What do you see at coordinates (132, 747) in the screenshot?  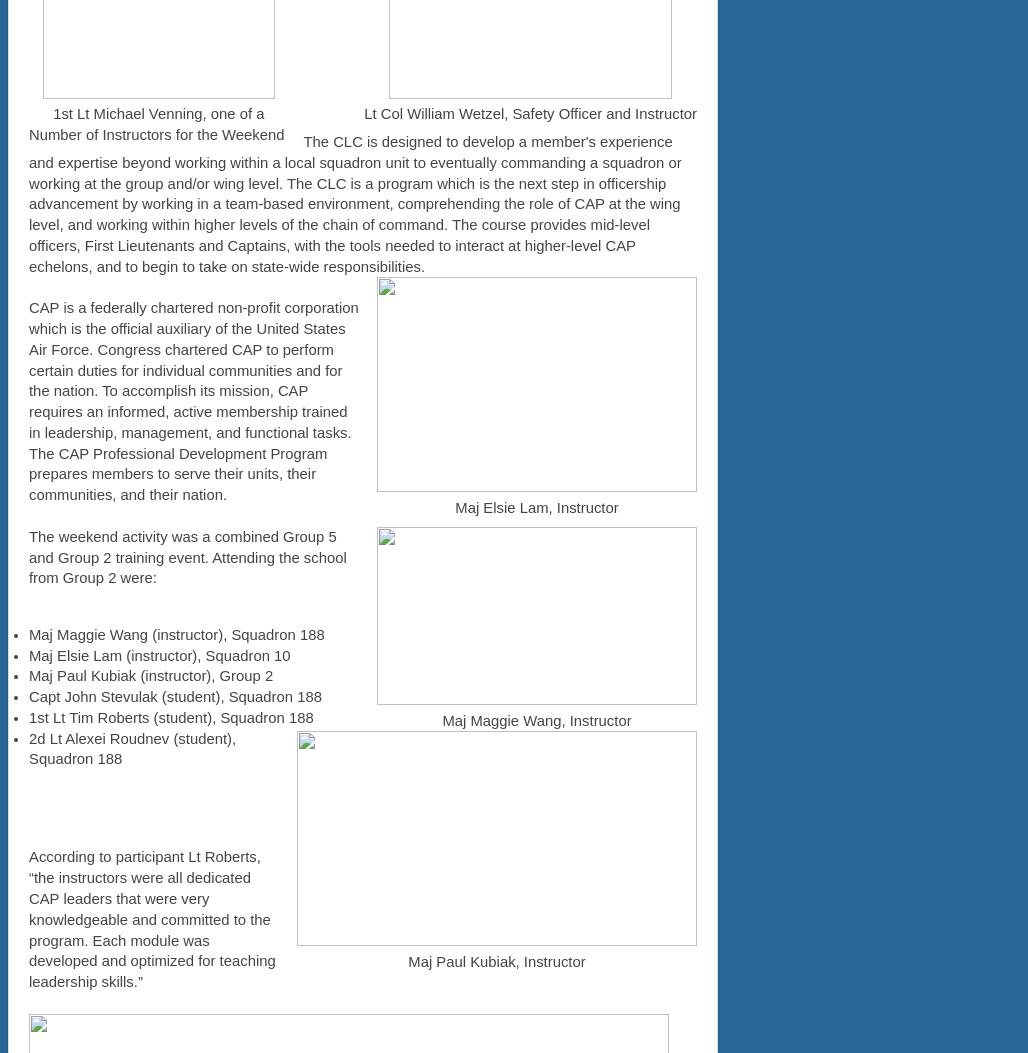 I see `'2d Lt Alexei Roudnev (student), Squadron 188'` at bounding box center [132, 747].